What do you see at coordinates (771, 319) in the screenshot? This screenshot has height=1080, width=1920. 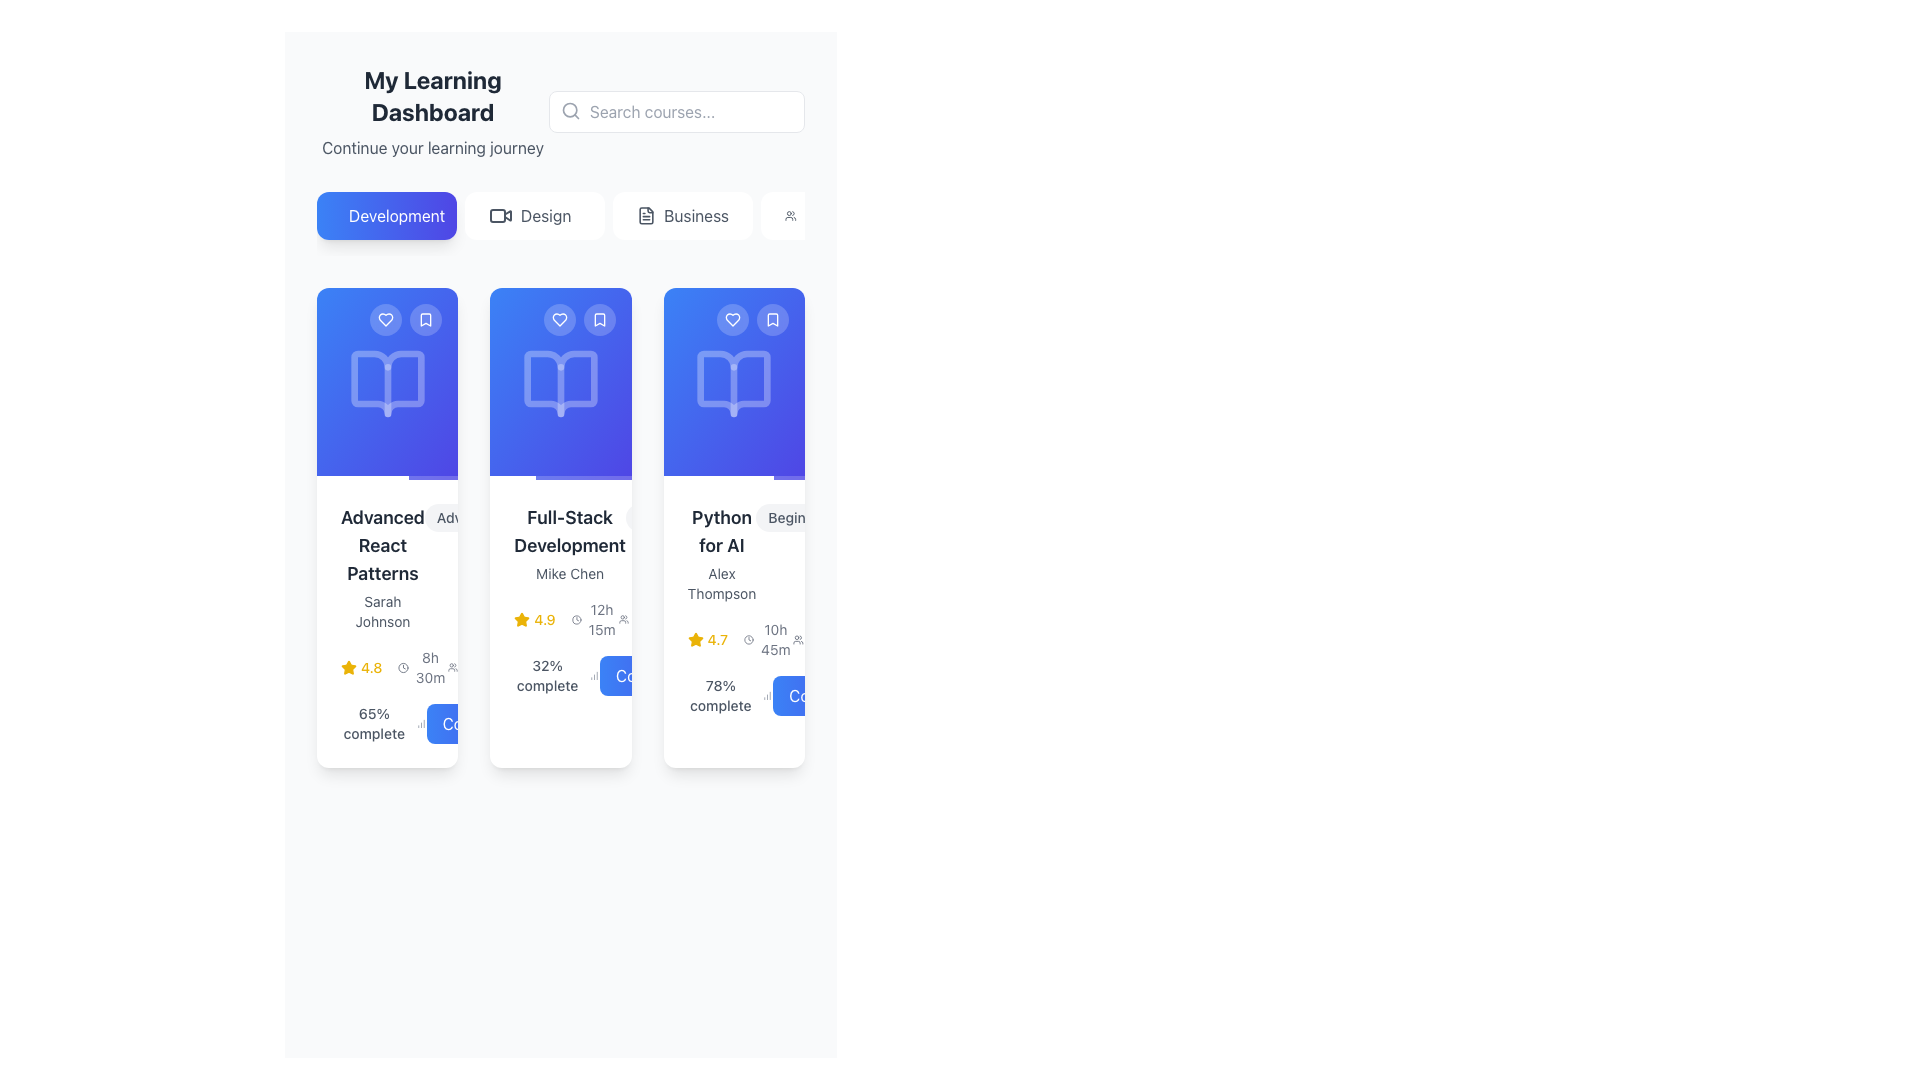 I see `the bookmark icon button located in the top-right corner of the third card under the 'Development' tab to bookmark or unbookmark the course` at bounding box center [771, 319].